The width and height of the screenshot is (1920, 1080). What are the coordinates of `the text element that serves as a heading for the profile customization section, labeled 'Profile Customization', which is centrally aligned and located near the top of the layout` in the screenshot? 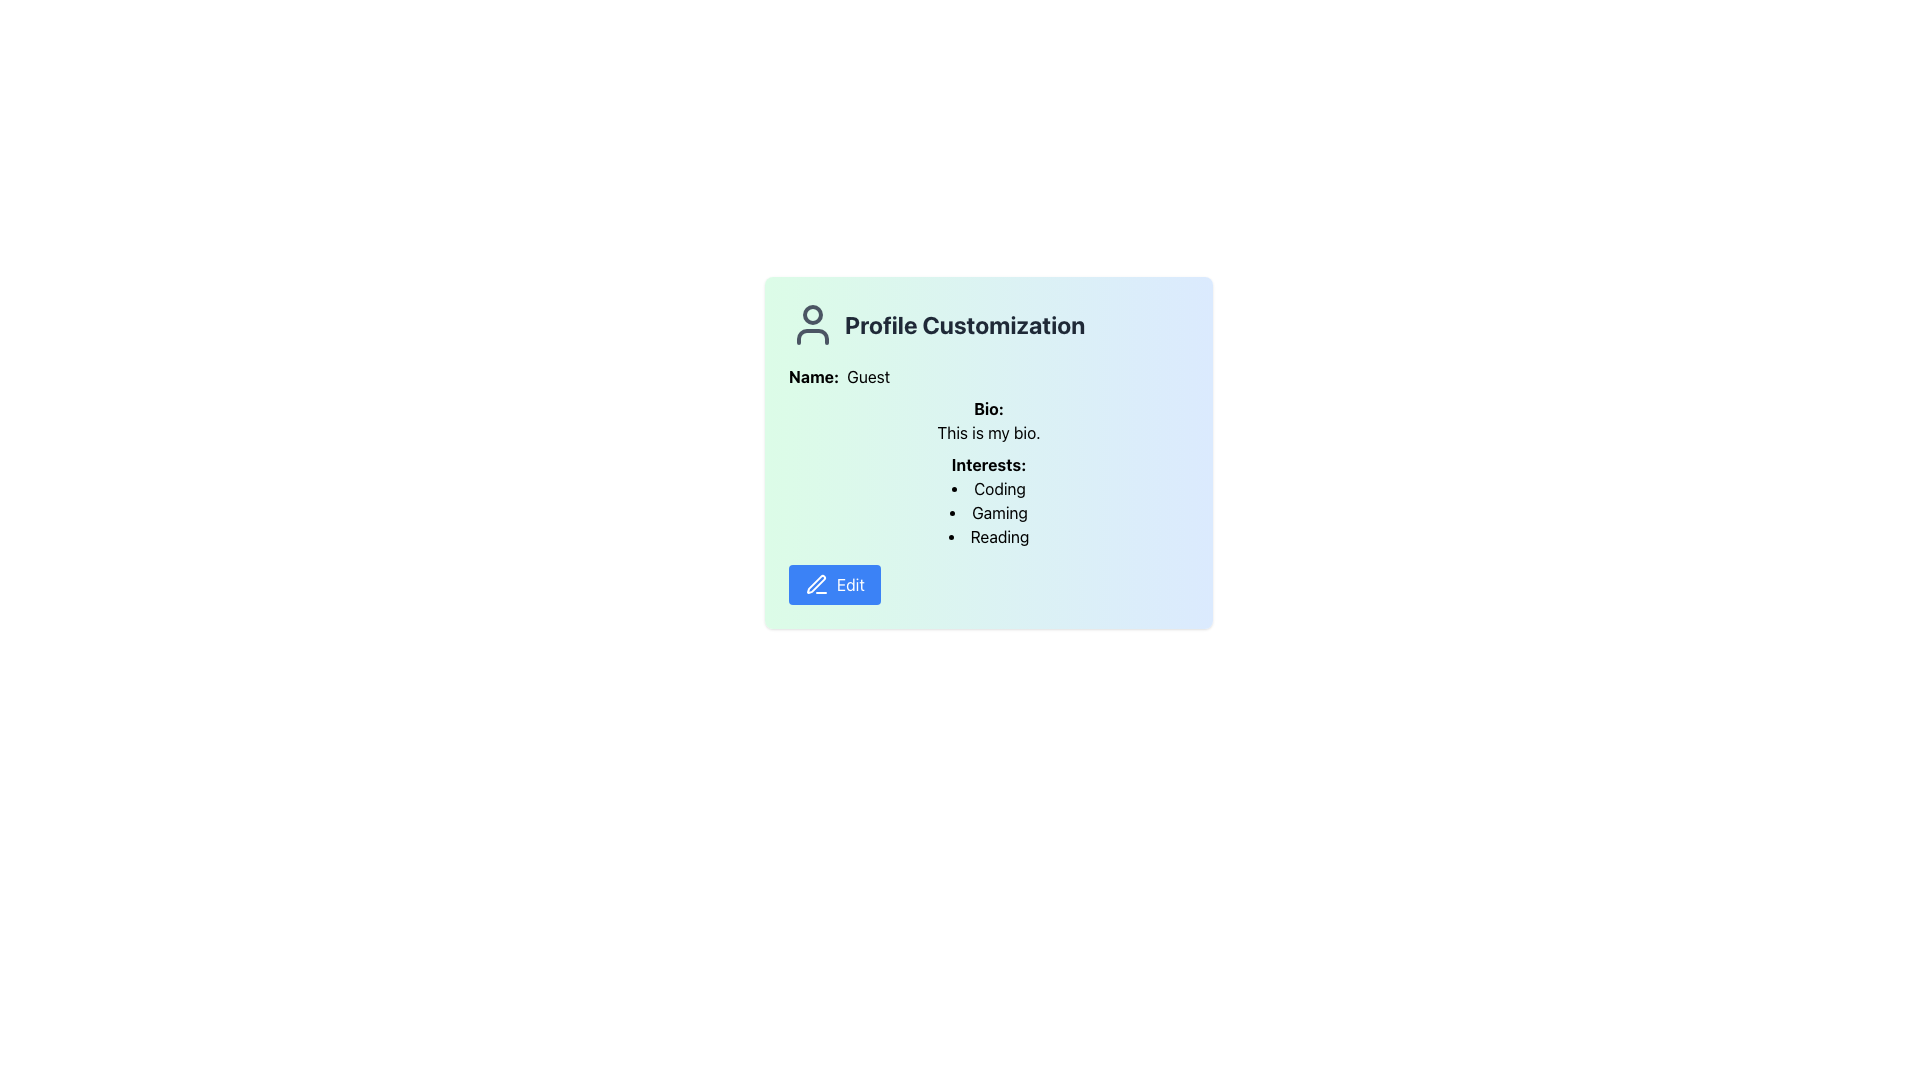 It's located at (965, 323).